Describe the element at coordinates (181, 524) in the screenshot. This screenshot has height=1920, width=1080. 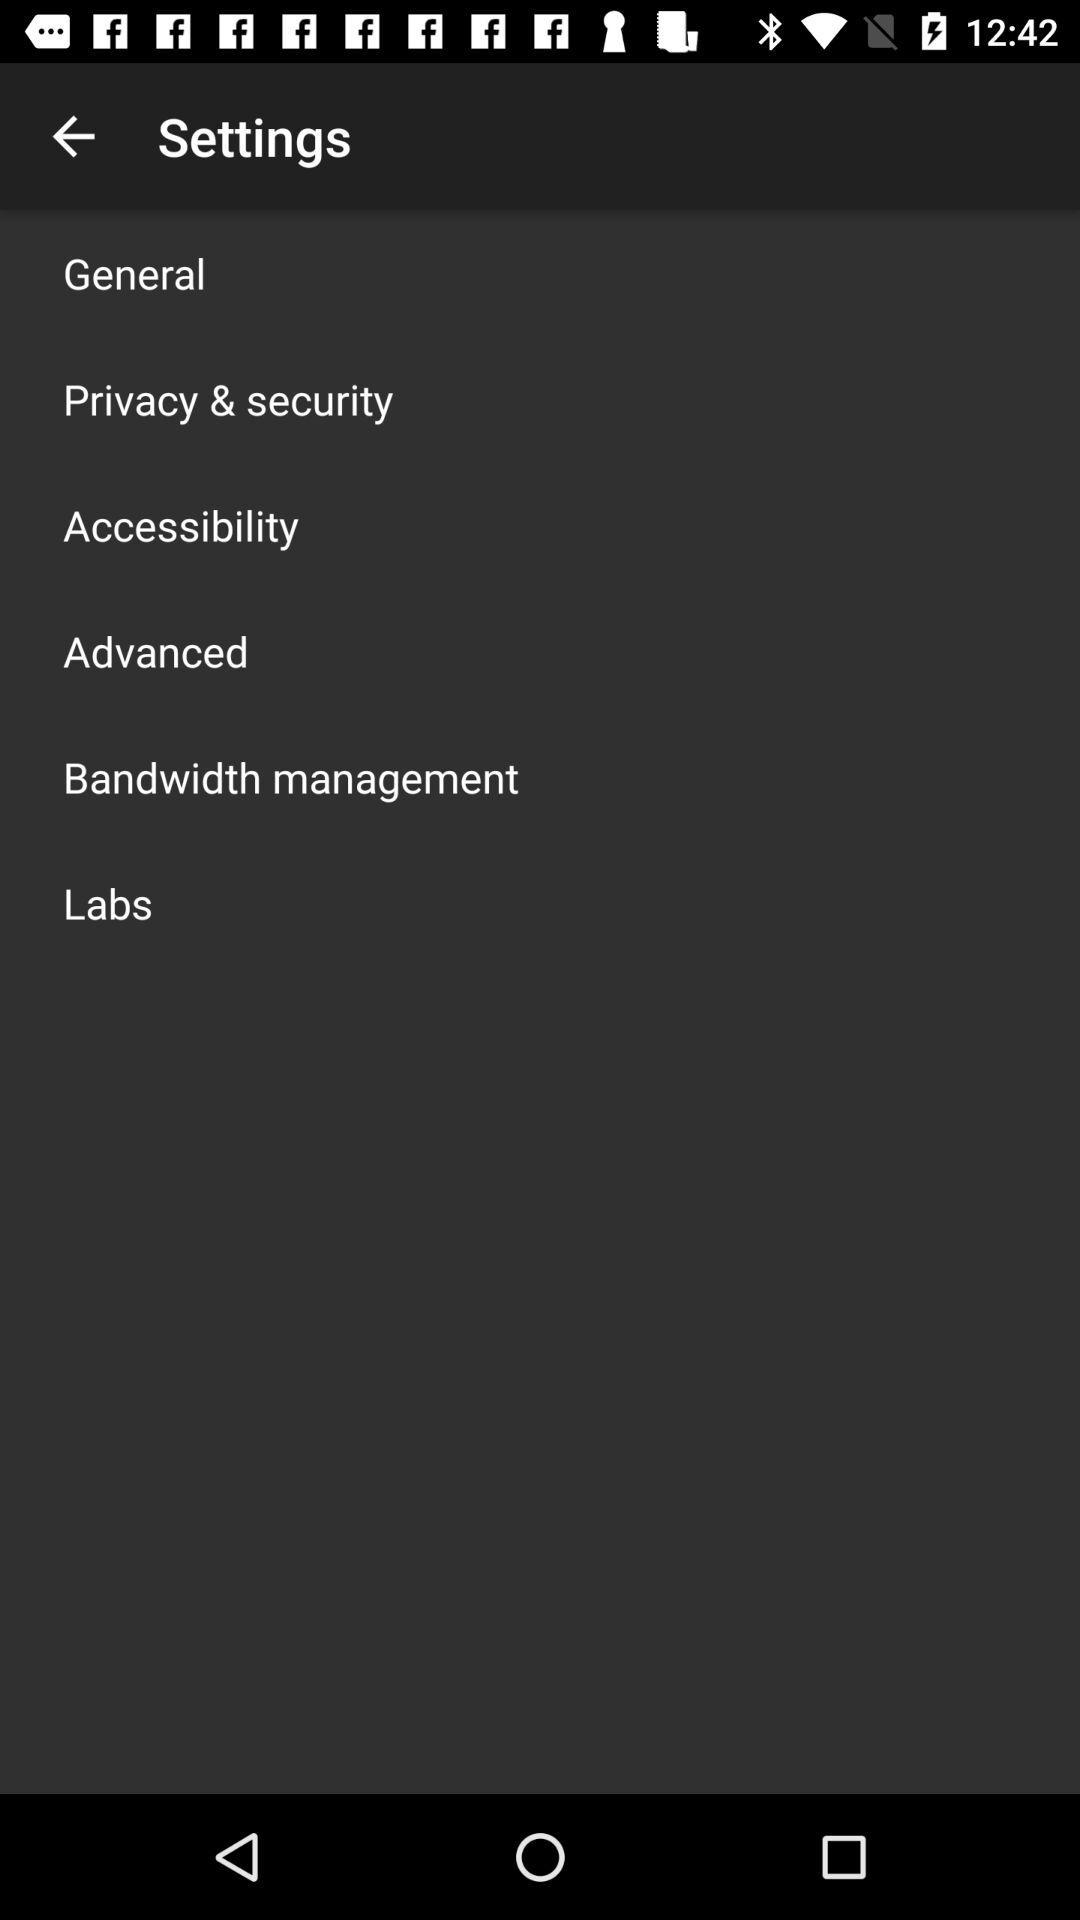
I see `accessibility icon` at that location.